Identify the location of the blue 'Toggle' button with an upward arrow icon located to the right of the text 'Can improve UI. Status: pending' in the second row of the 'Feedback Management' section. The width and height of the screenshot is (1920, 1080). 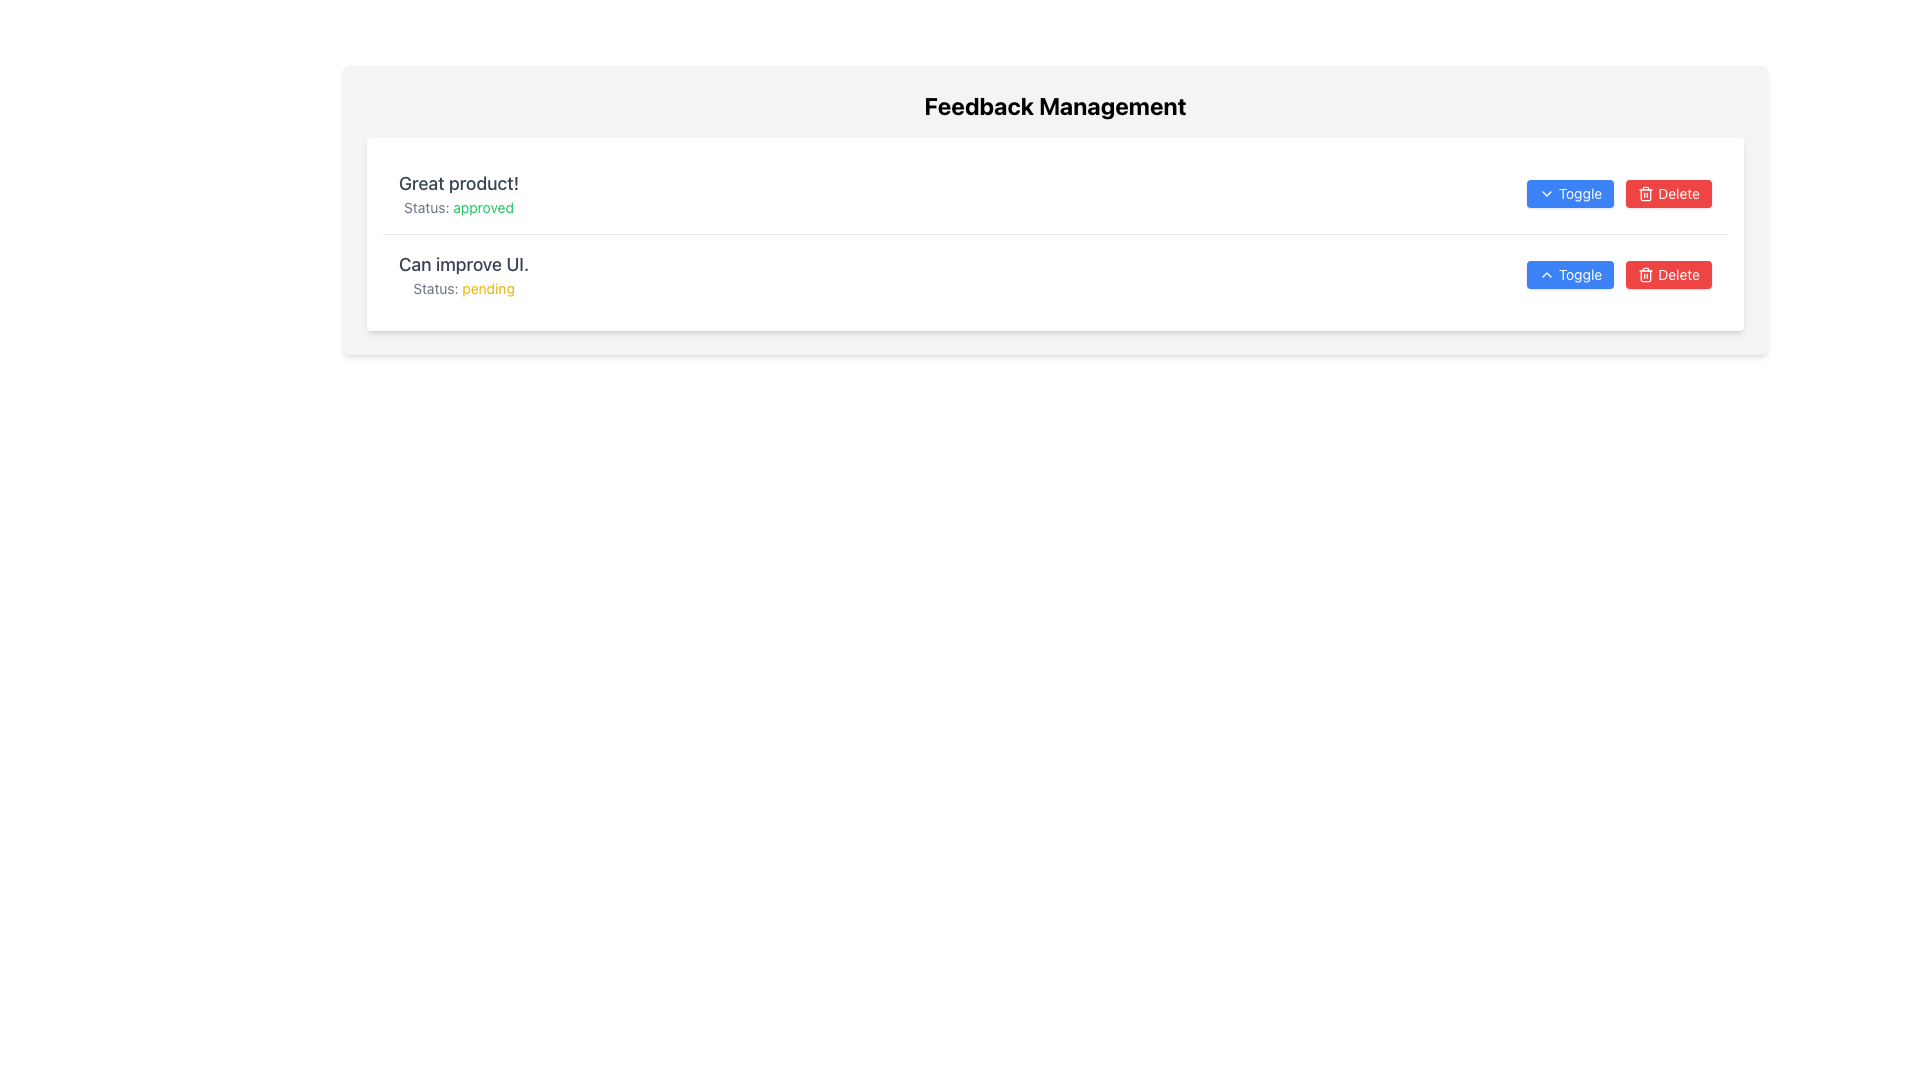
(1619, 274).